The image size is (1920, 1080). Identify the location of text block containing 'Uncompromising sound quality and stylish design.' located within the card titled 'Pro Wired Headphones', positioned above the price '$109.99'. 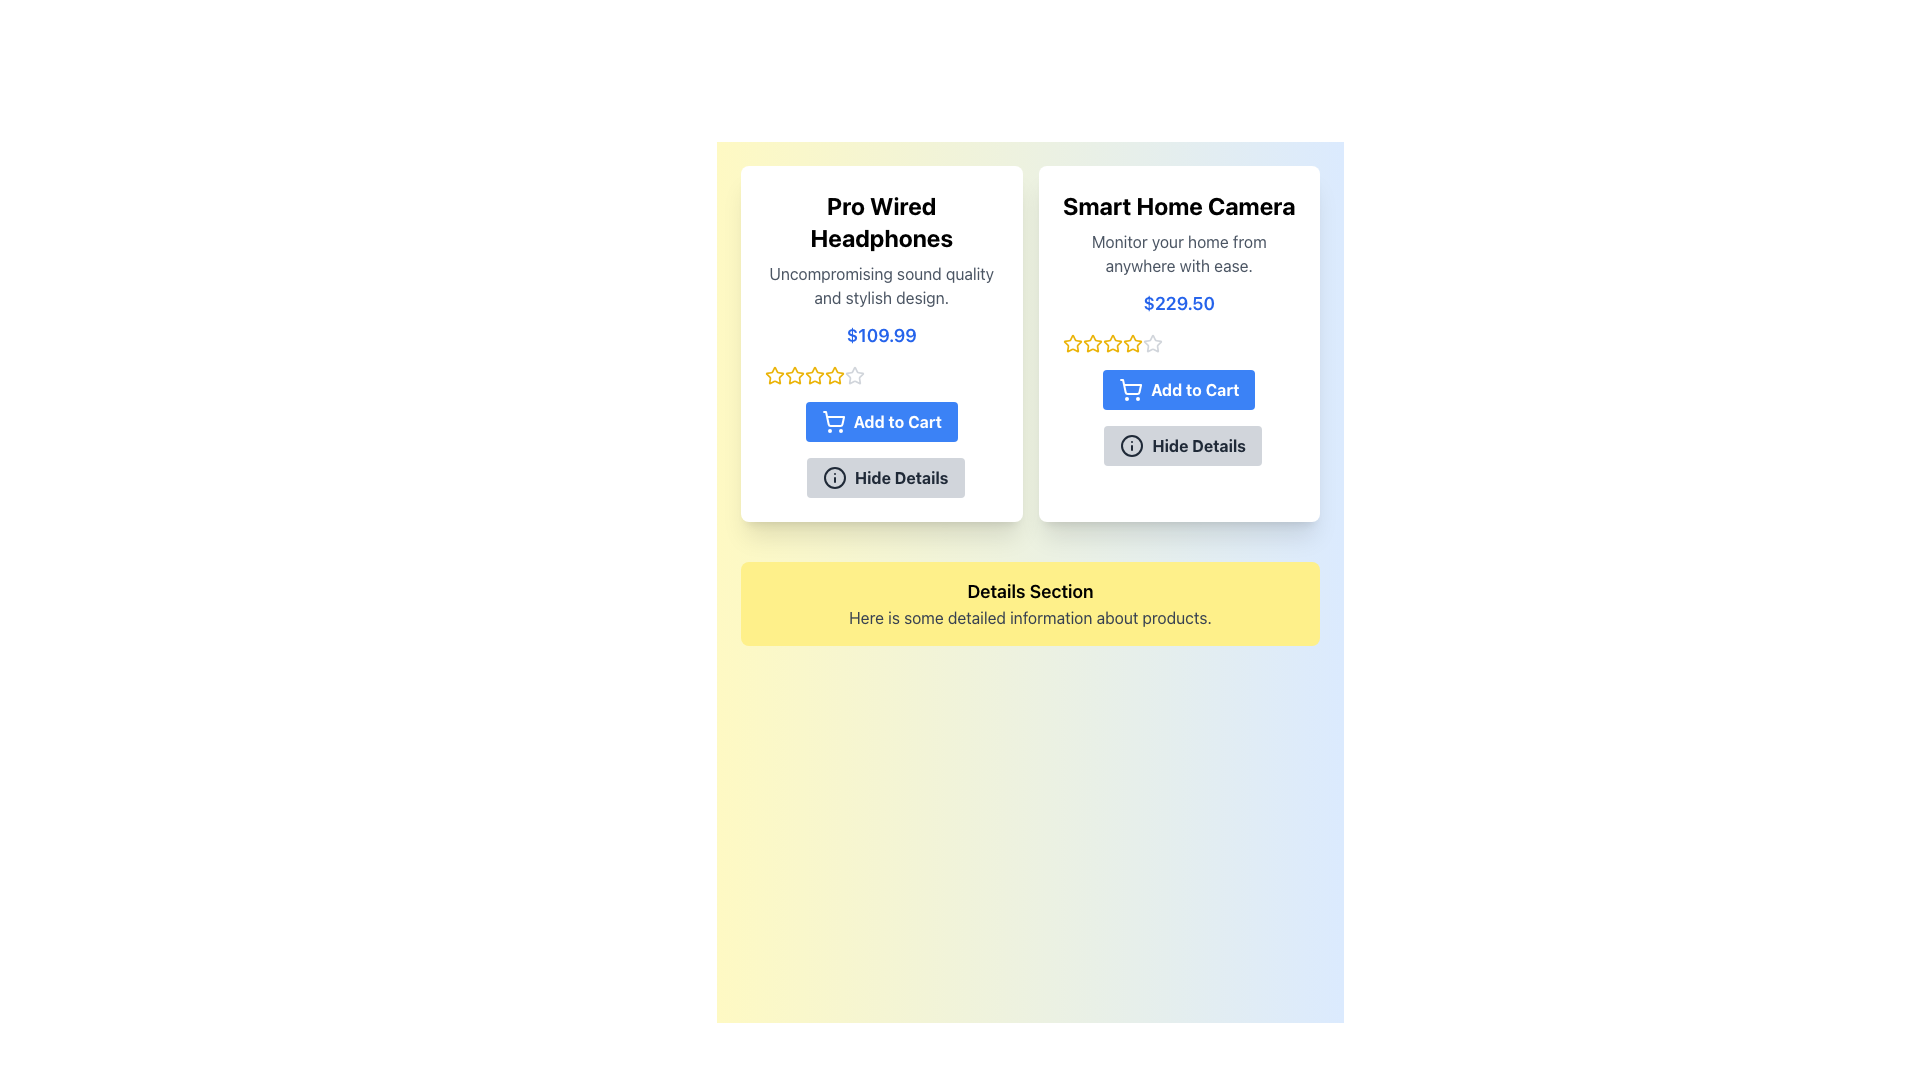
(880, 285).